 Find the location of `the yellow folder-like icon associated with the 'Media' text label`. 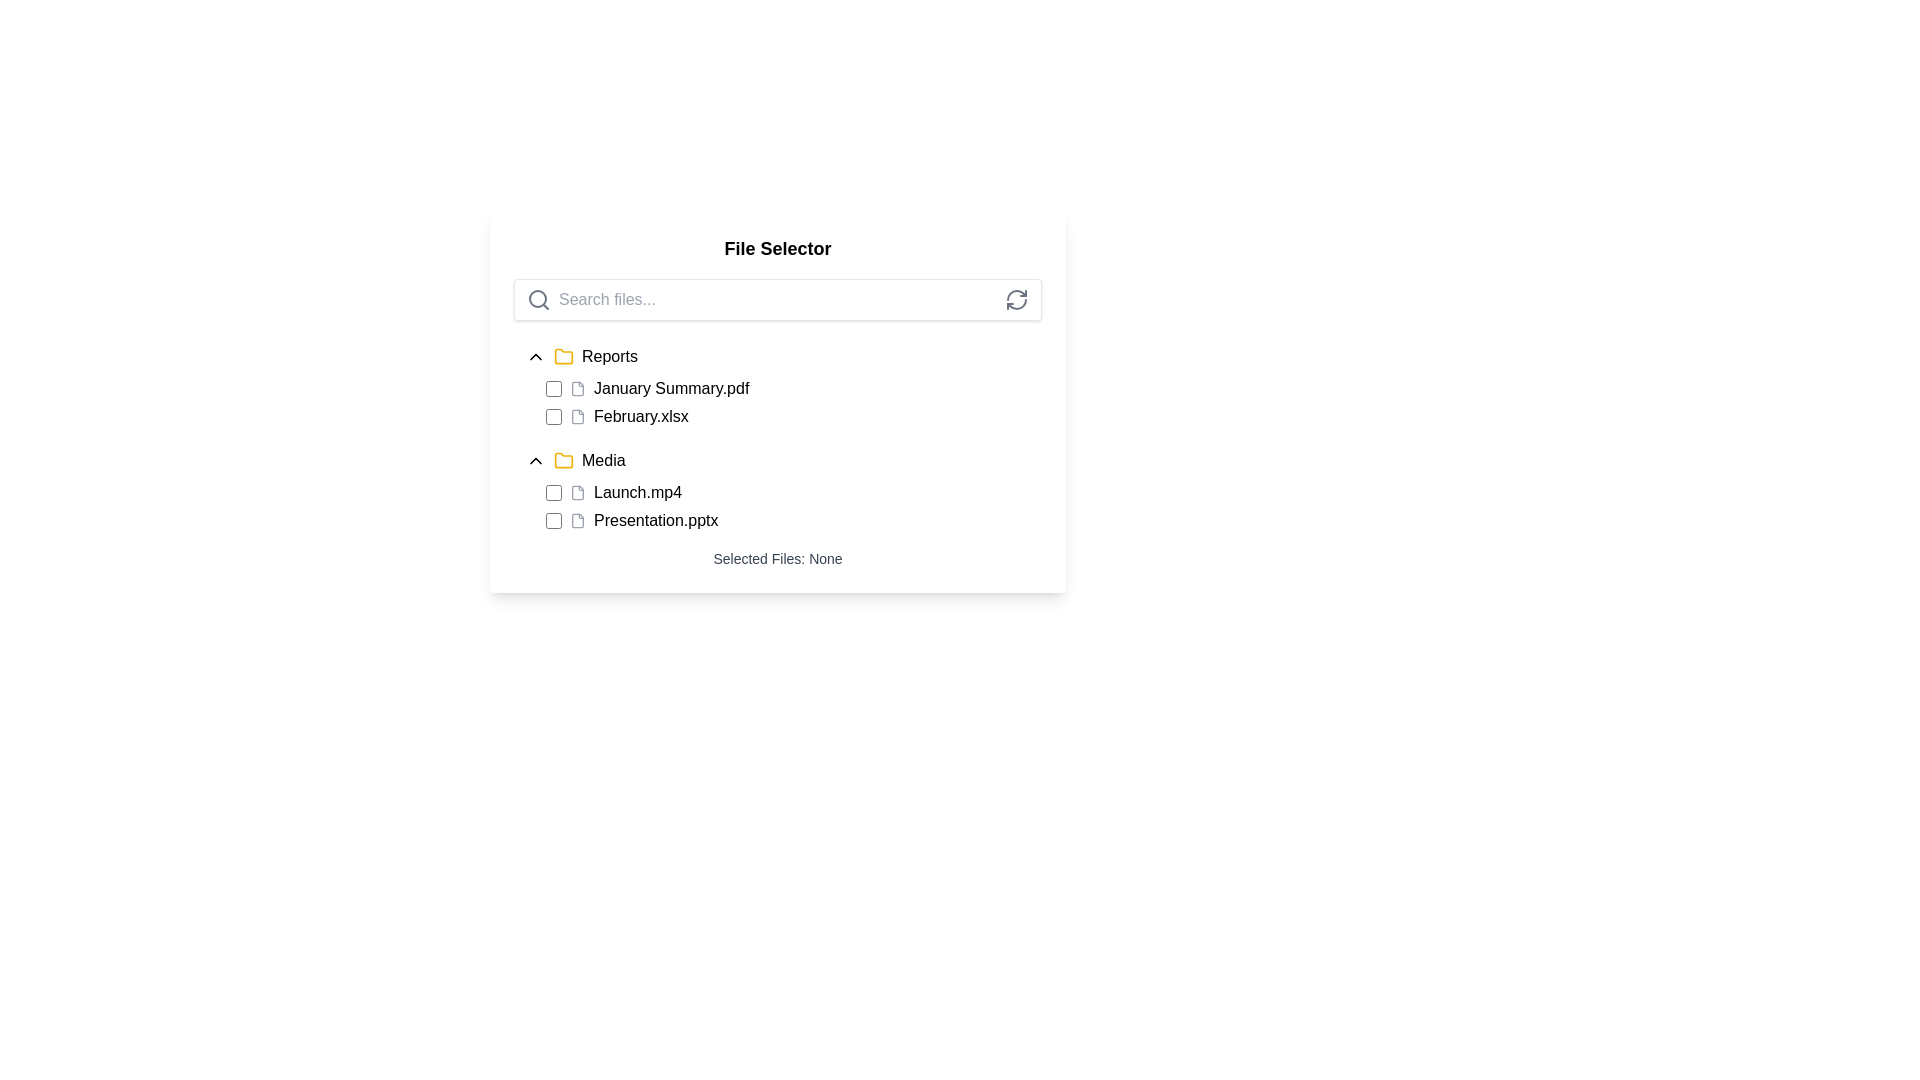

the yellow folder-like icon associated with the 'Media' text label is located at coordinates (563, 459).